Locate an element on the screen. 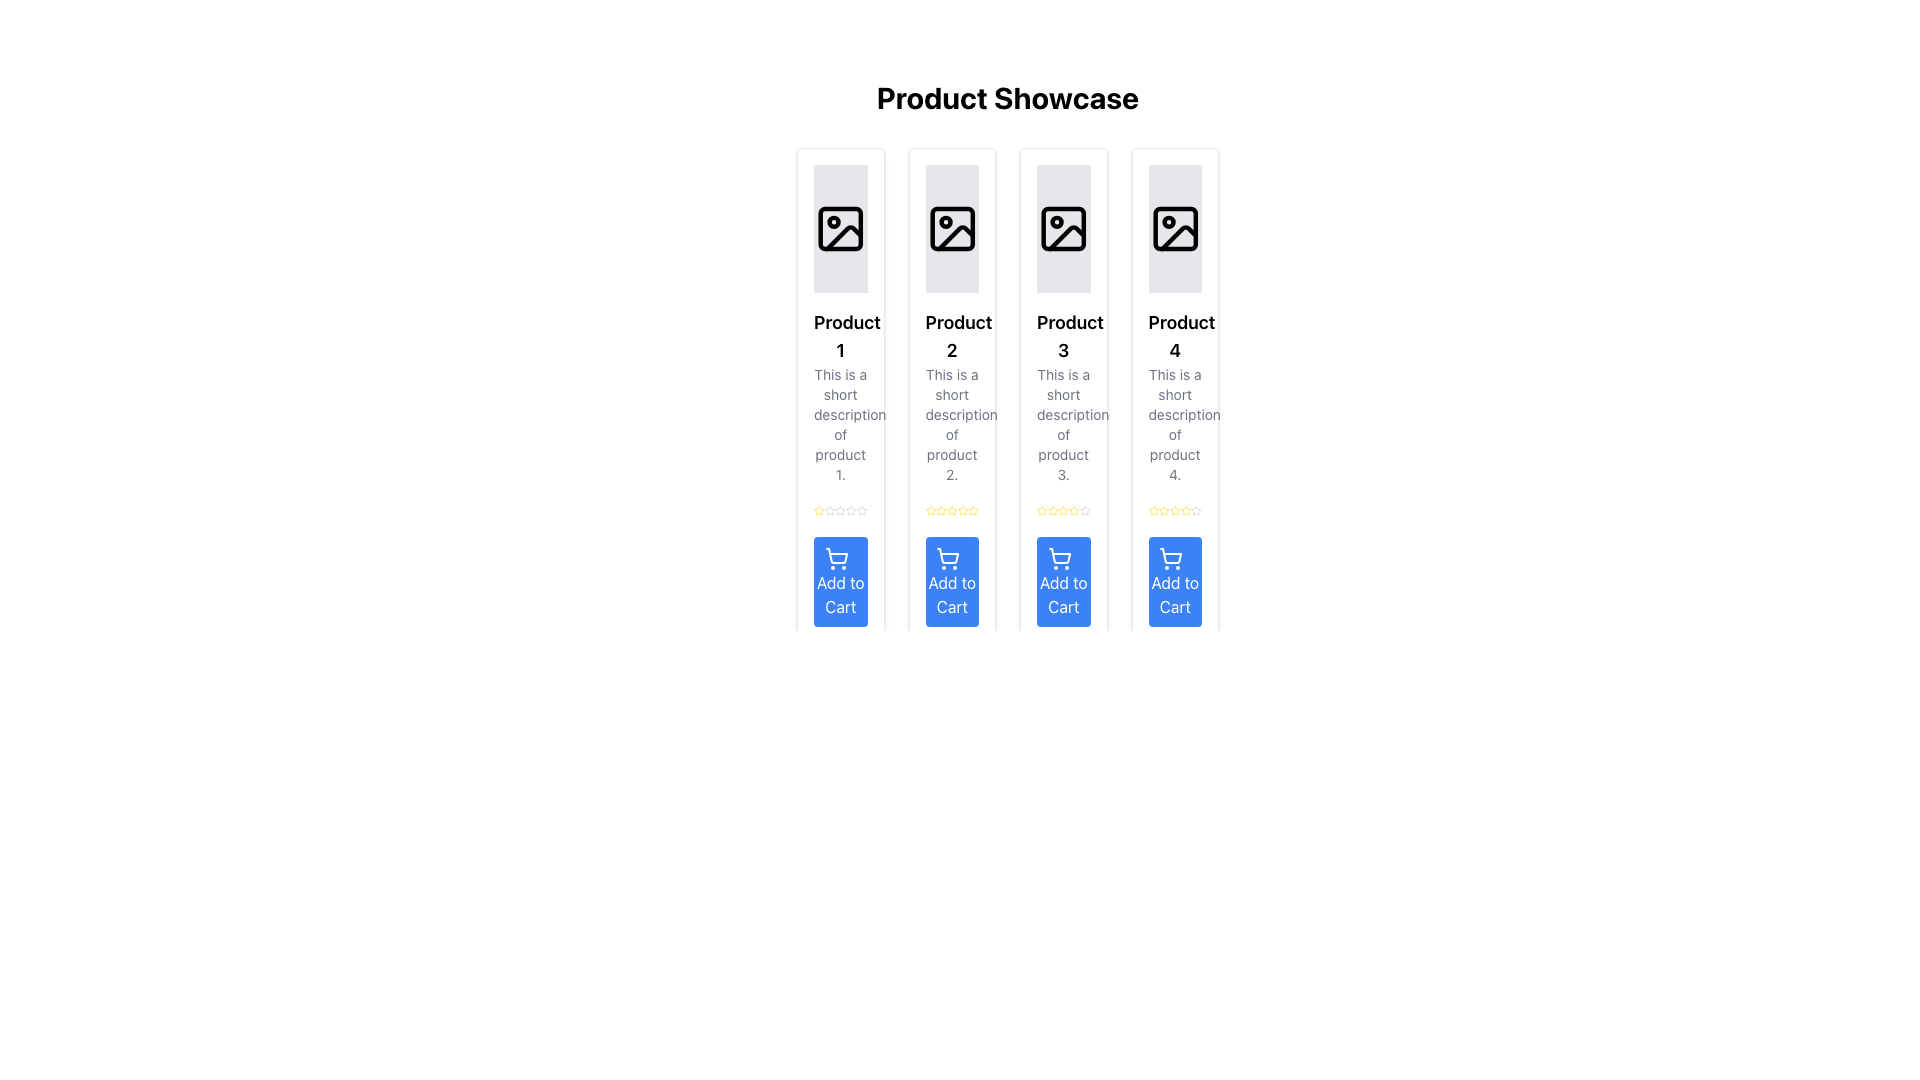 The height and width of the screenshot is (1080, 1920). styling of the bold text label displaying 'Product Showcase', which is positioned at the top of the interface above the product listings is located at coordinates (1008, 97).